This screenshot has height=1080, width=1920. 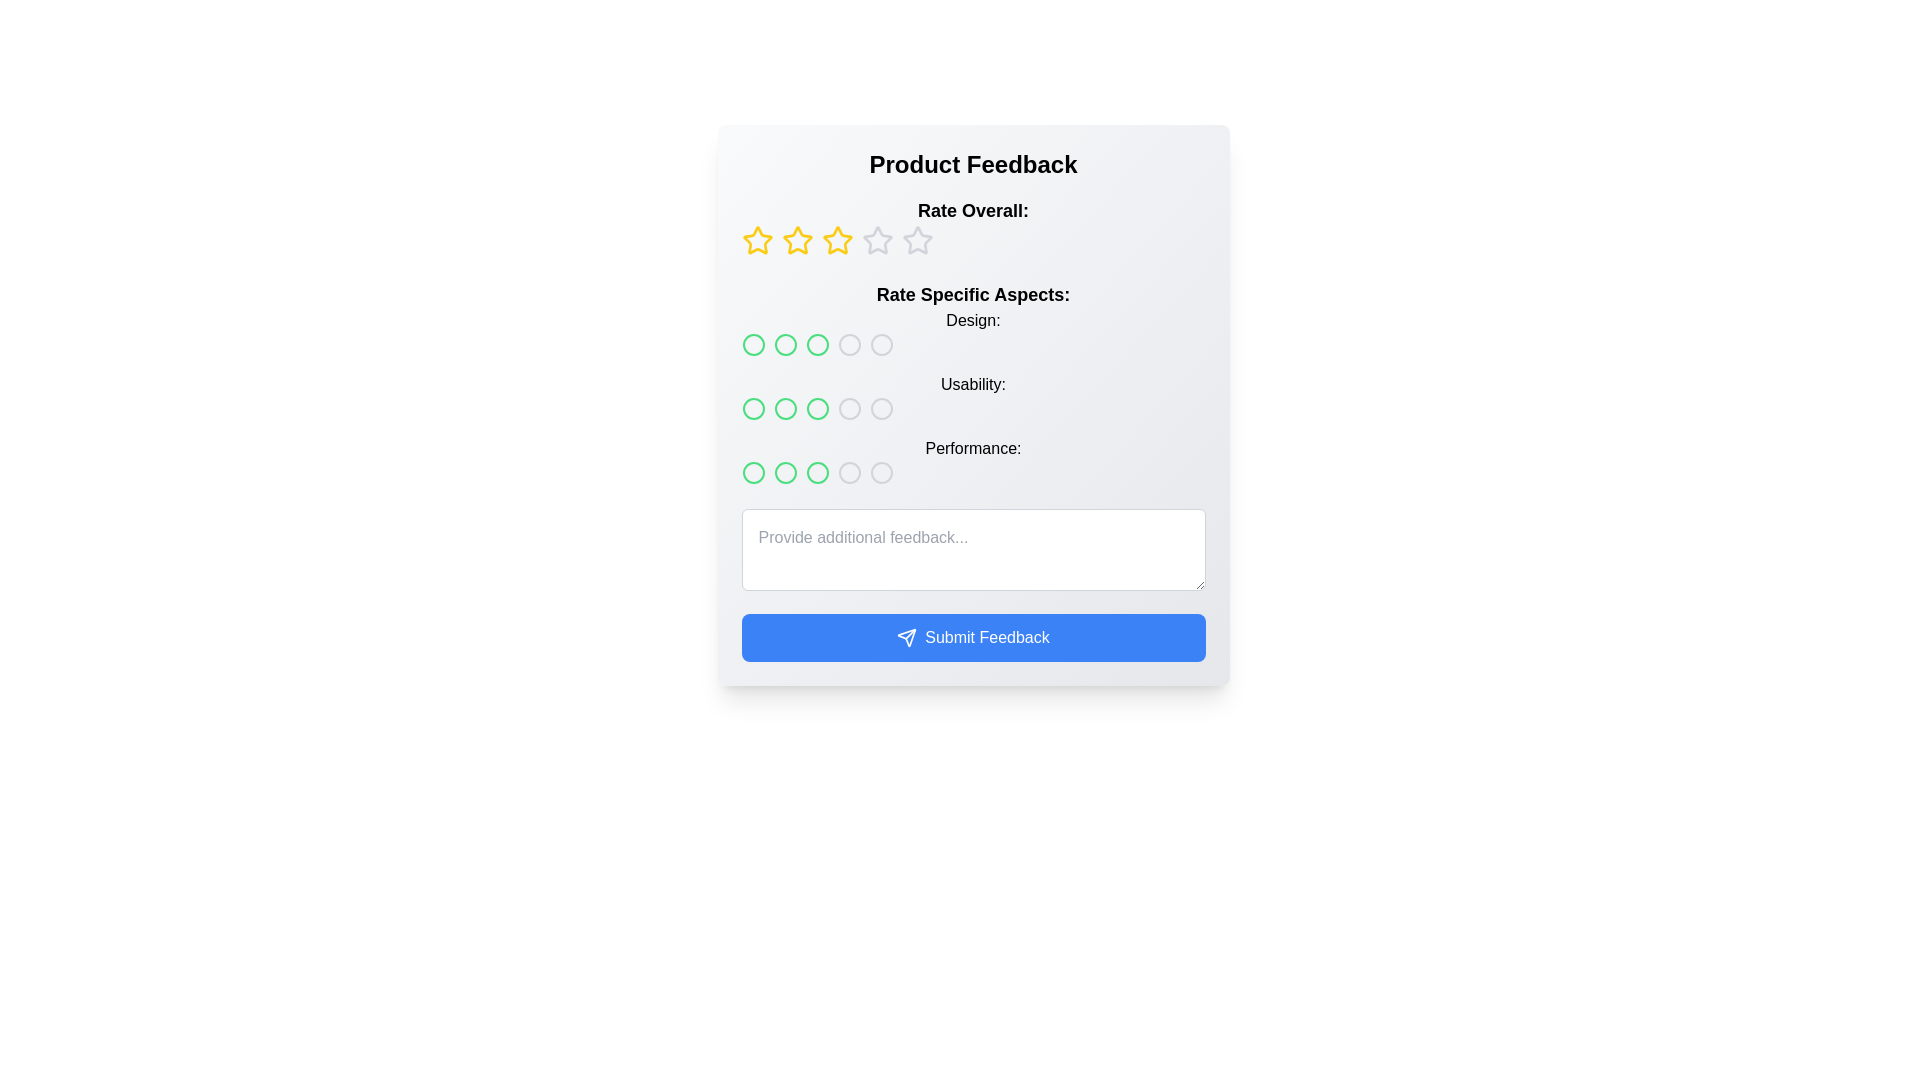 I want to click on the first green circular rating option in the 'Performance' rating row, so click(x=752, y=473).